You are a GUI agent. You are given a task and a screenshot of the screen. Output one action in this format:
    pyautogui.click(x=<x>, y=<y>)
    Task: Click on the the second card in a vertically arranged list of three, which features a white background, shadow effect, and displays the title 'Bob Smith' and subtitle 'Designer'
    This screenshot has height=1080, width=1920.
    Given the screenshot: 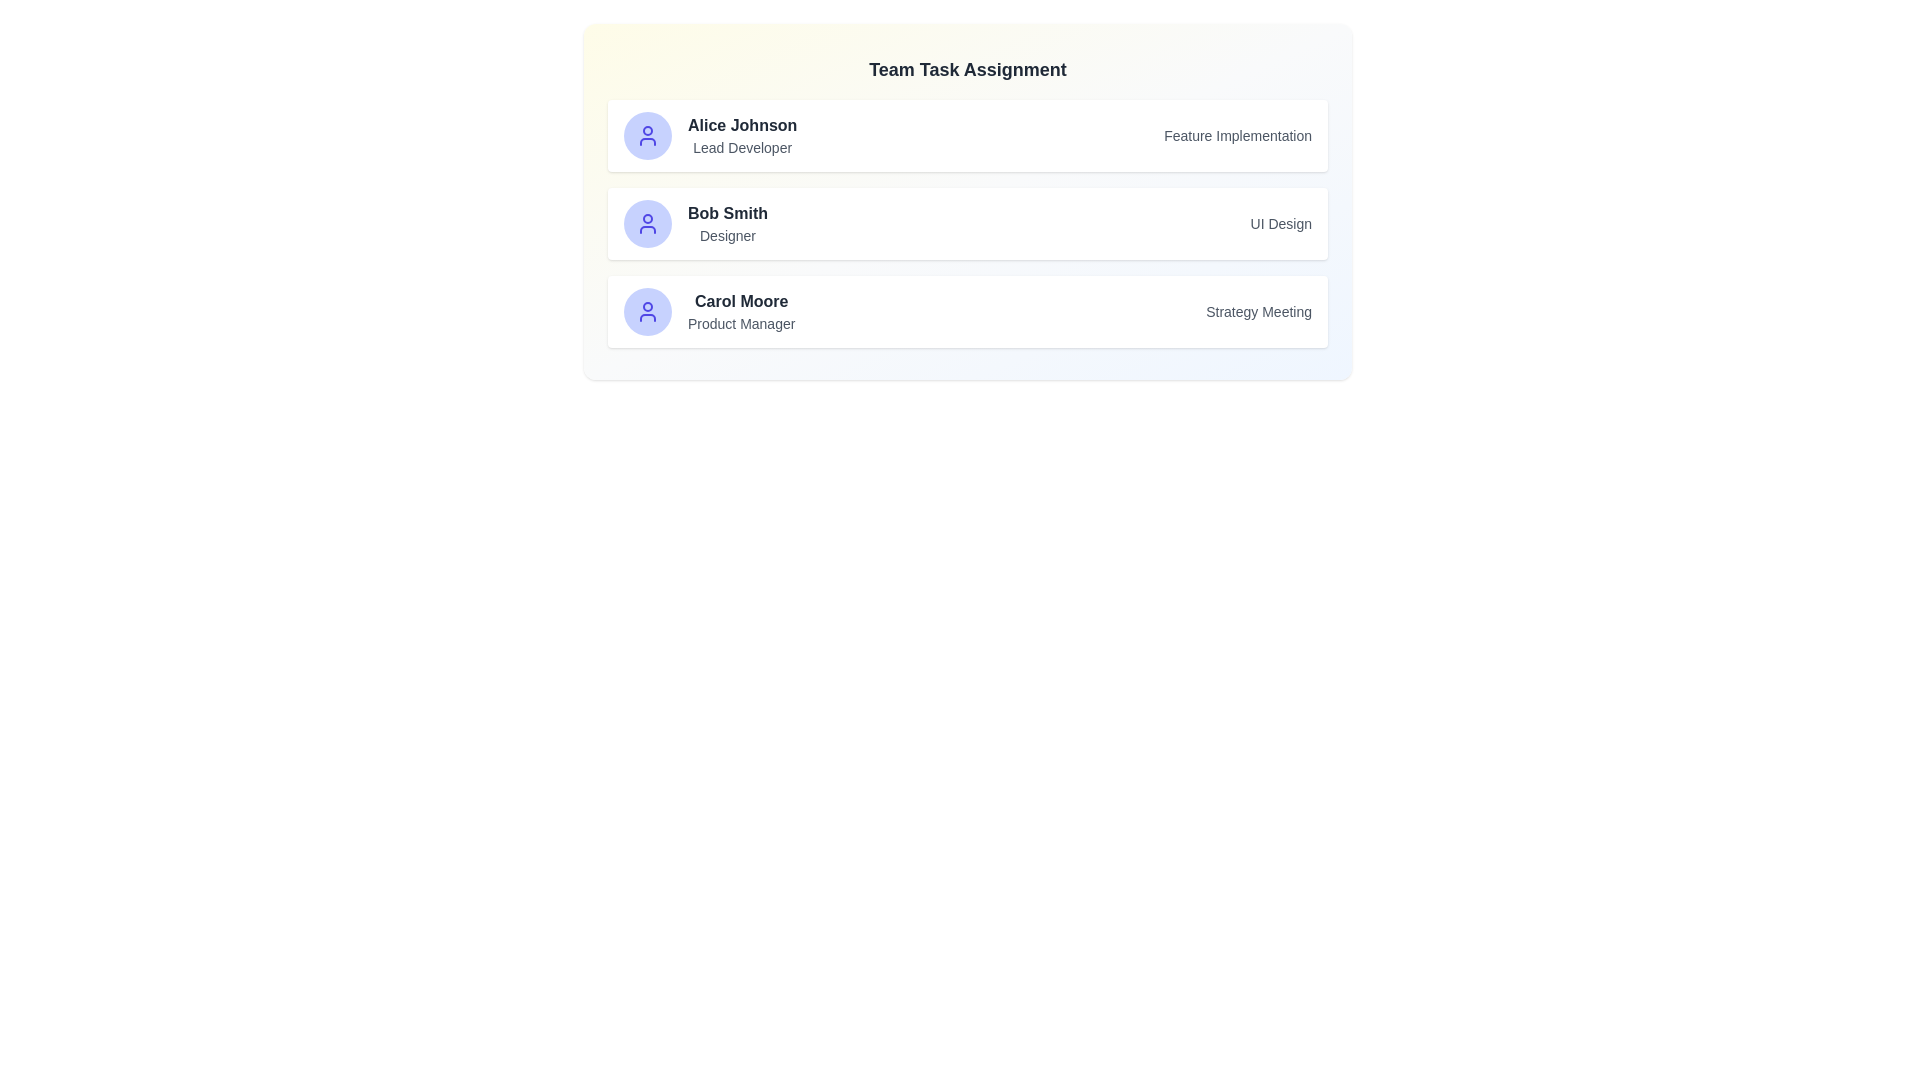 What is the action you would take?
    pyautogui.click(x=968, y=201)
    